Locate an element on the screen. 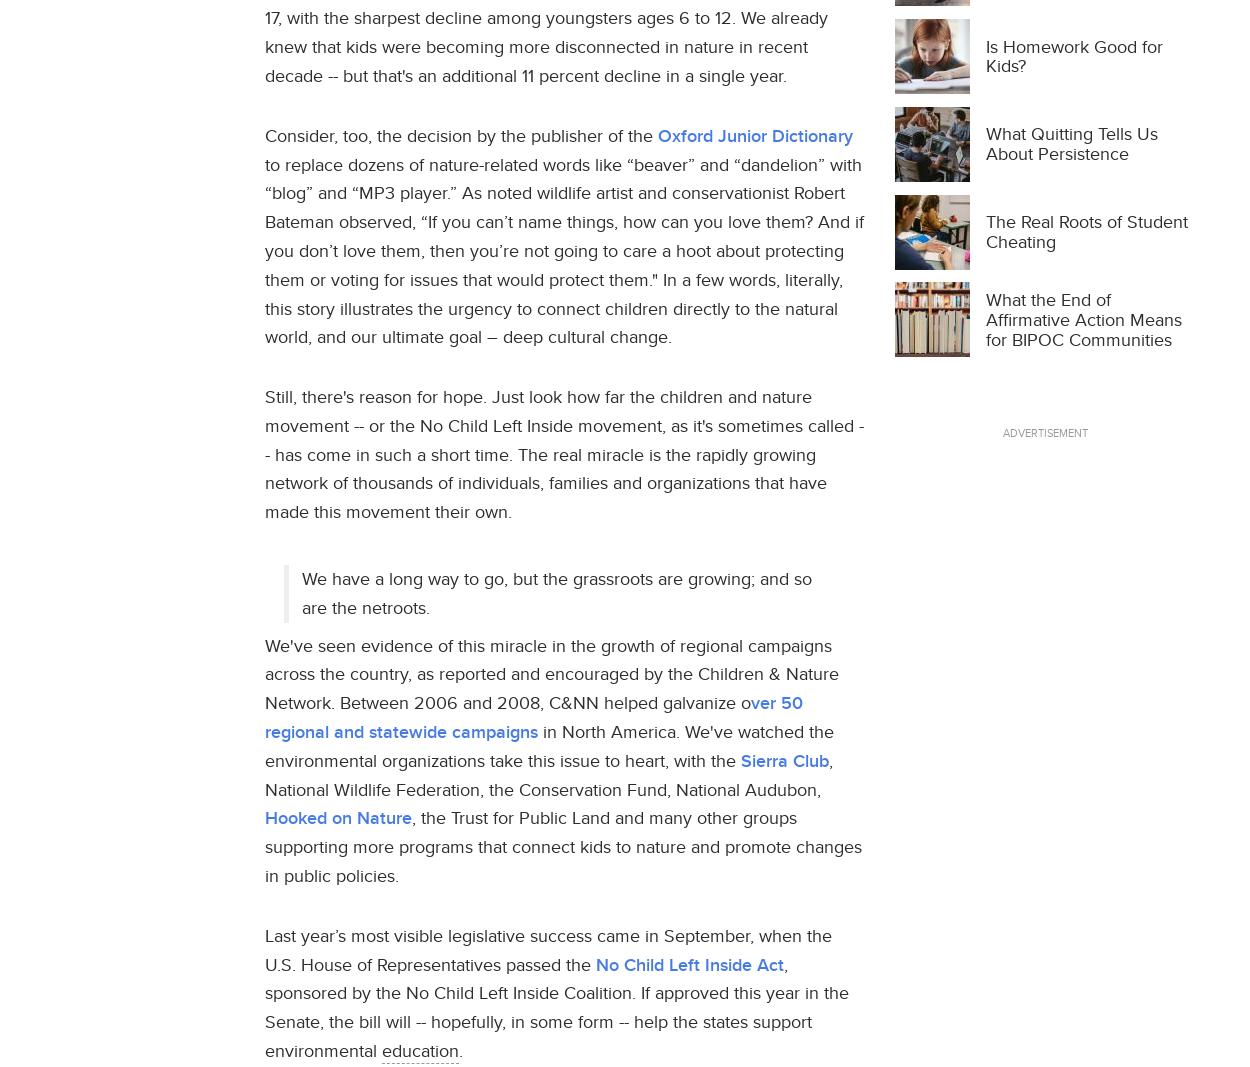 This screenshot has width=1250, height=1067. 'education' is located at coordinates (420, 1050).